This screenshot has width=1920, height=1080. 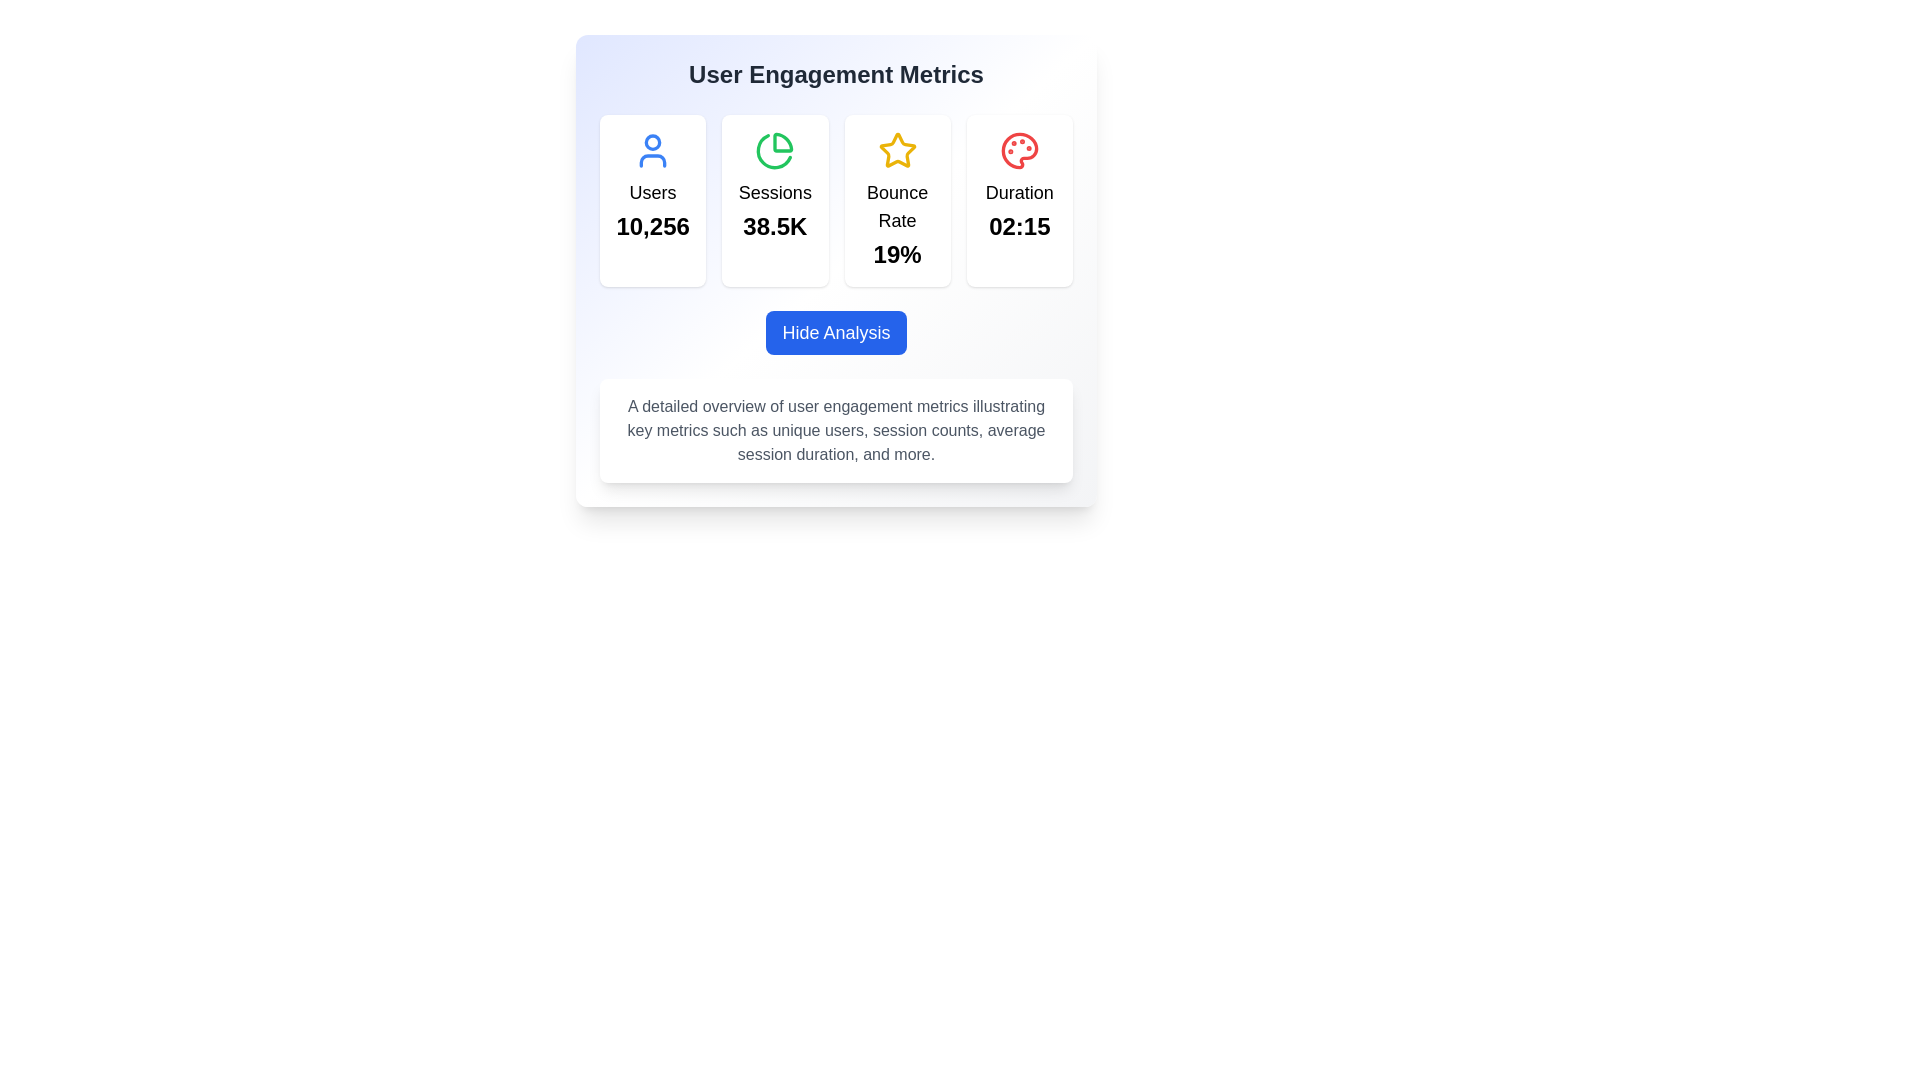 I want to click on the card element displaying a golden star icon and the label 'Bounce Rate' with the percentage value '19%', which is located third in a sequence of four cards, so click(x=896, y=200).